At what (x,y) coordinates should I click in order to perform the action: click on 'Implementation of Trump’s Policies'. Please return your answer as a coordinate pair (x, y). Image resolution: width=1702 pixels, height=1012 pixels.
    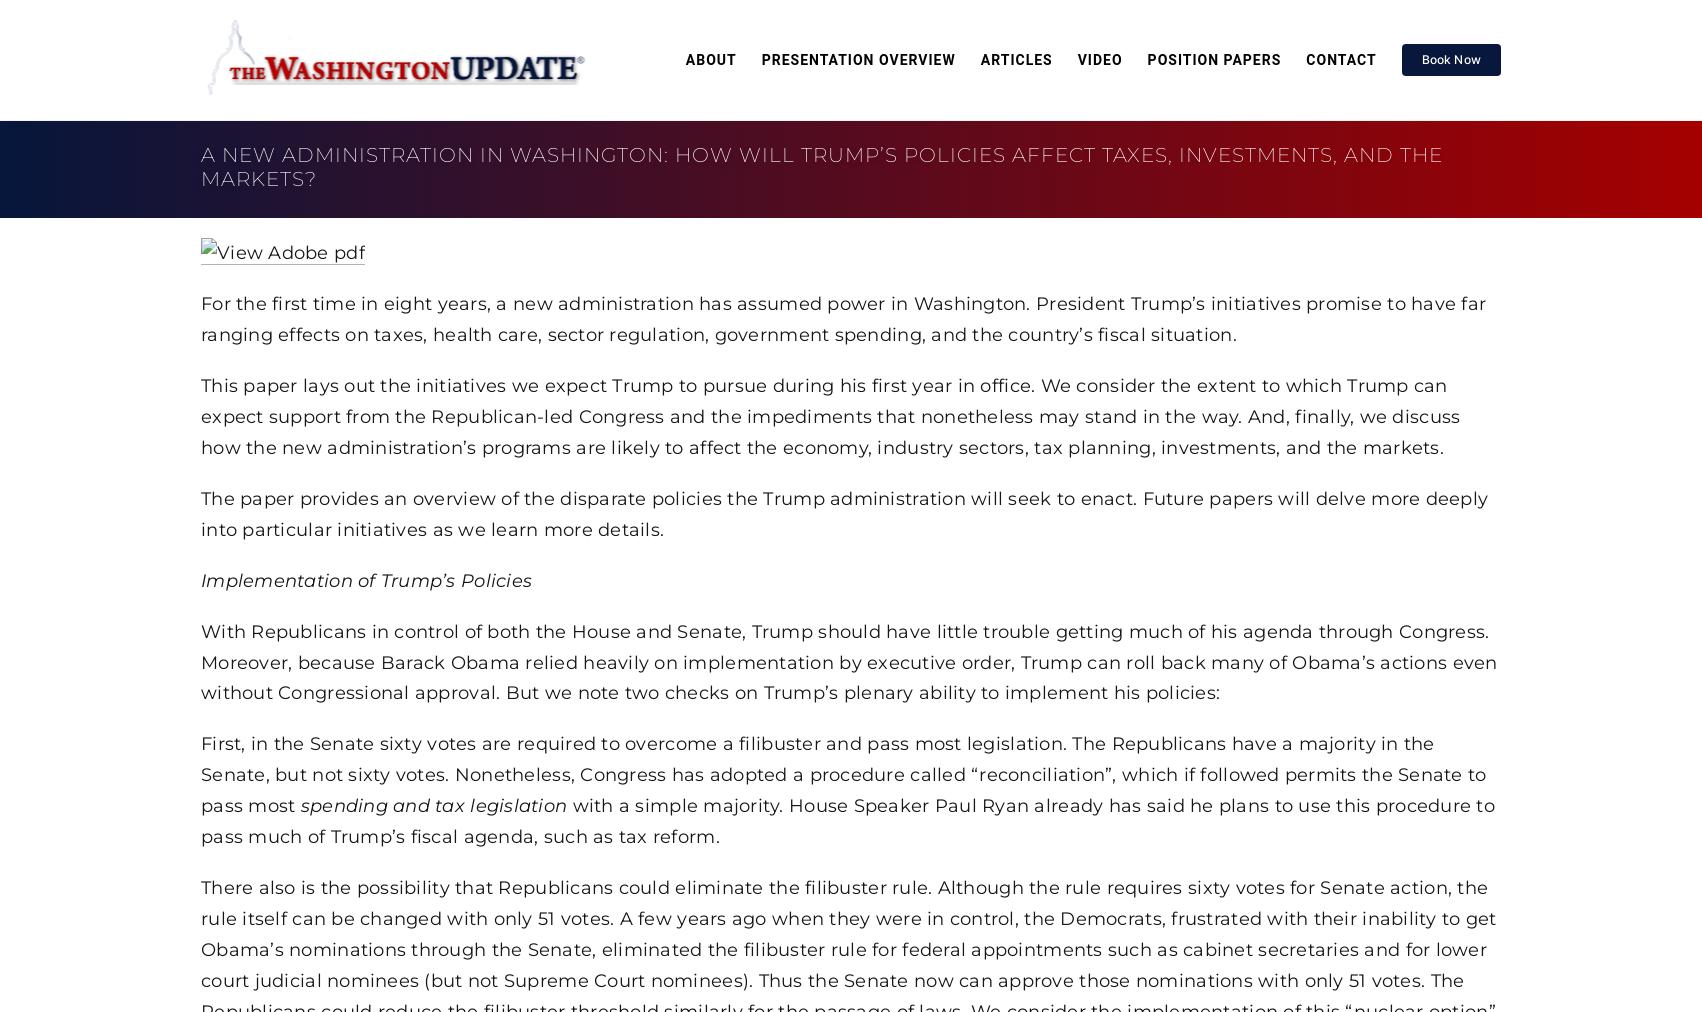
    Looking at the image, I should click on (200, 577).